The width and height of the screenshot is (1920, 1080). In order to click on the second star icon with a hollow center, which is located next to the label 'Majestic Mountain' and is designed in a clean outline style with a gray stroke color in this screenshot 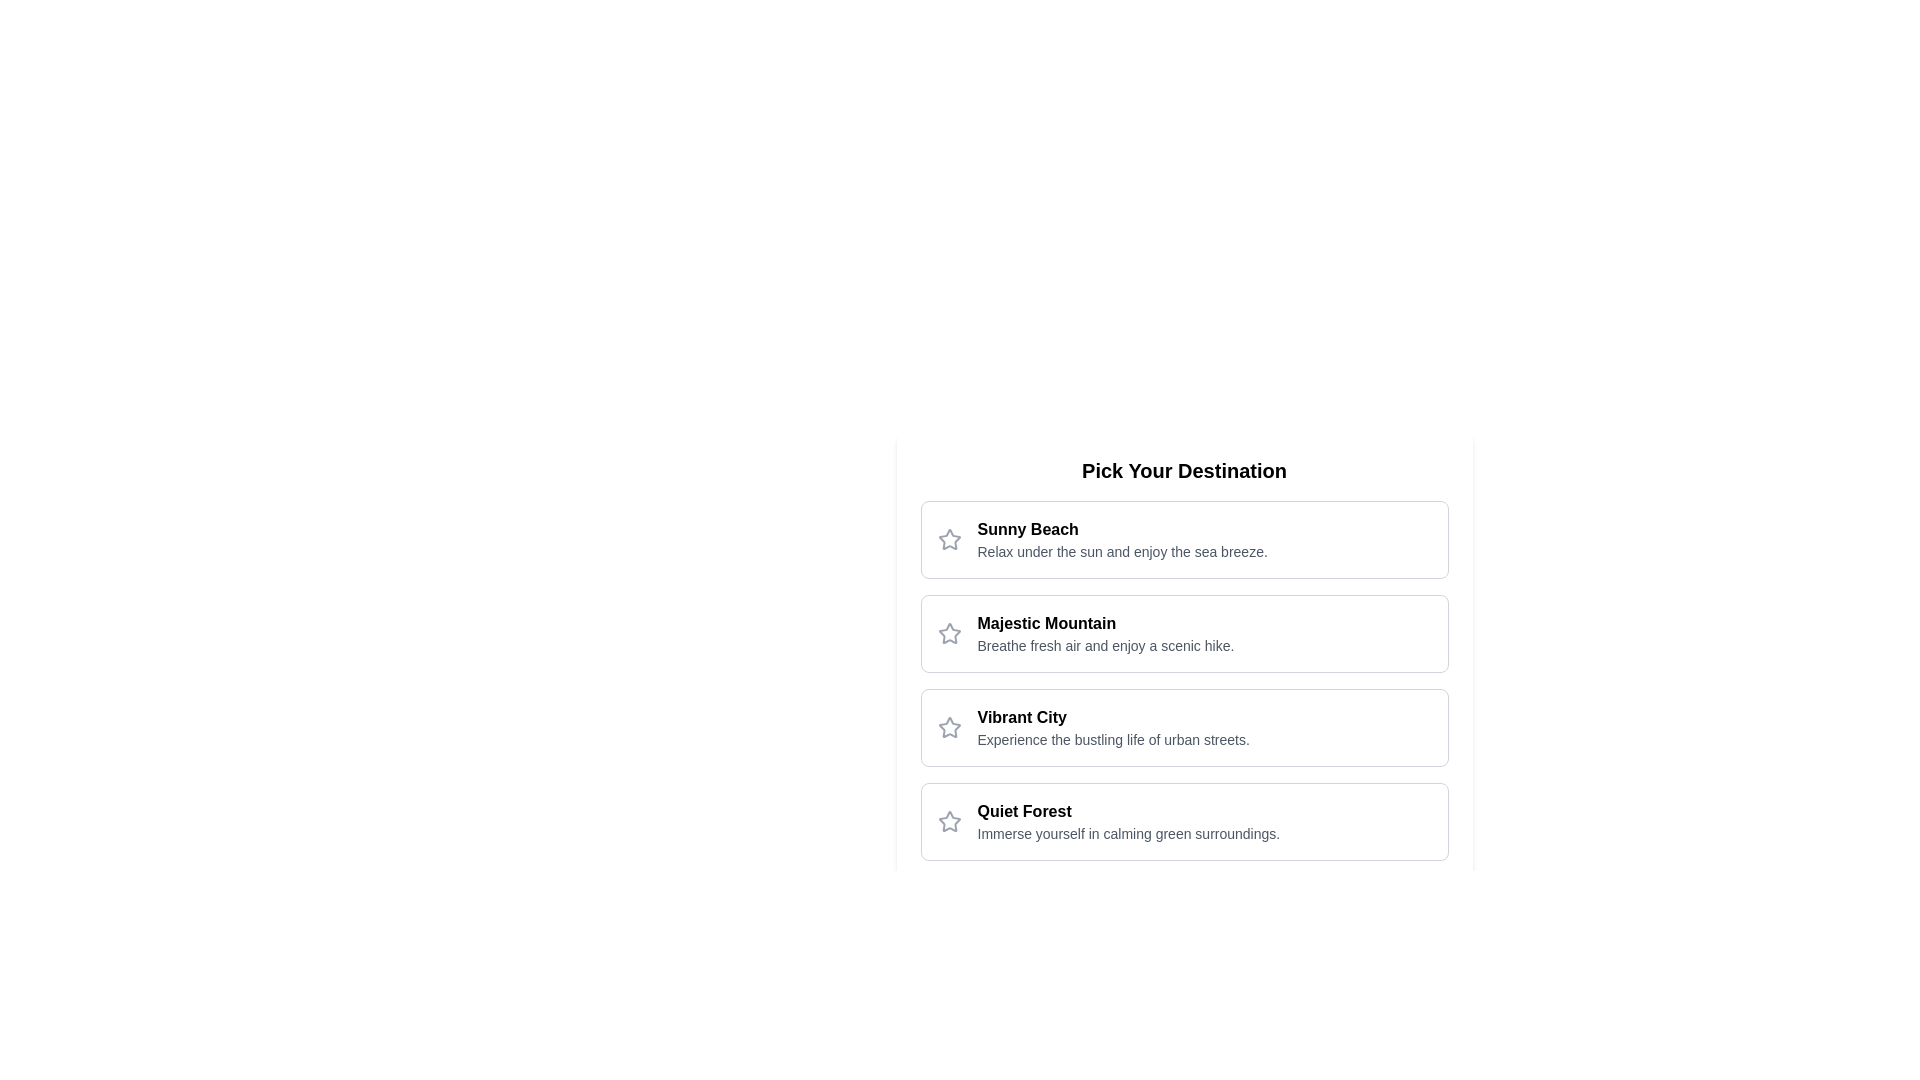, I will do `click(948, 633)`.